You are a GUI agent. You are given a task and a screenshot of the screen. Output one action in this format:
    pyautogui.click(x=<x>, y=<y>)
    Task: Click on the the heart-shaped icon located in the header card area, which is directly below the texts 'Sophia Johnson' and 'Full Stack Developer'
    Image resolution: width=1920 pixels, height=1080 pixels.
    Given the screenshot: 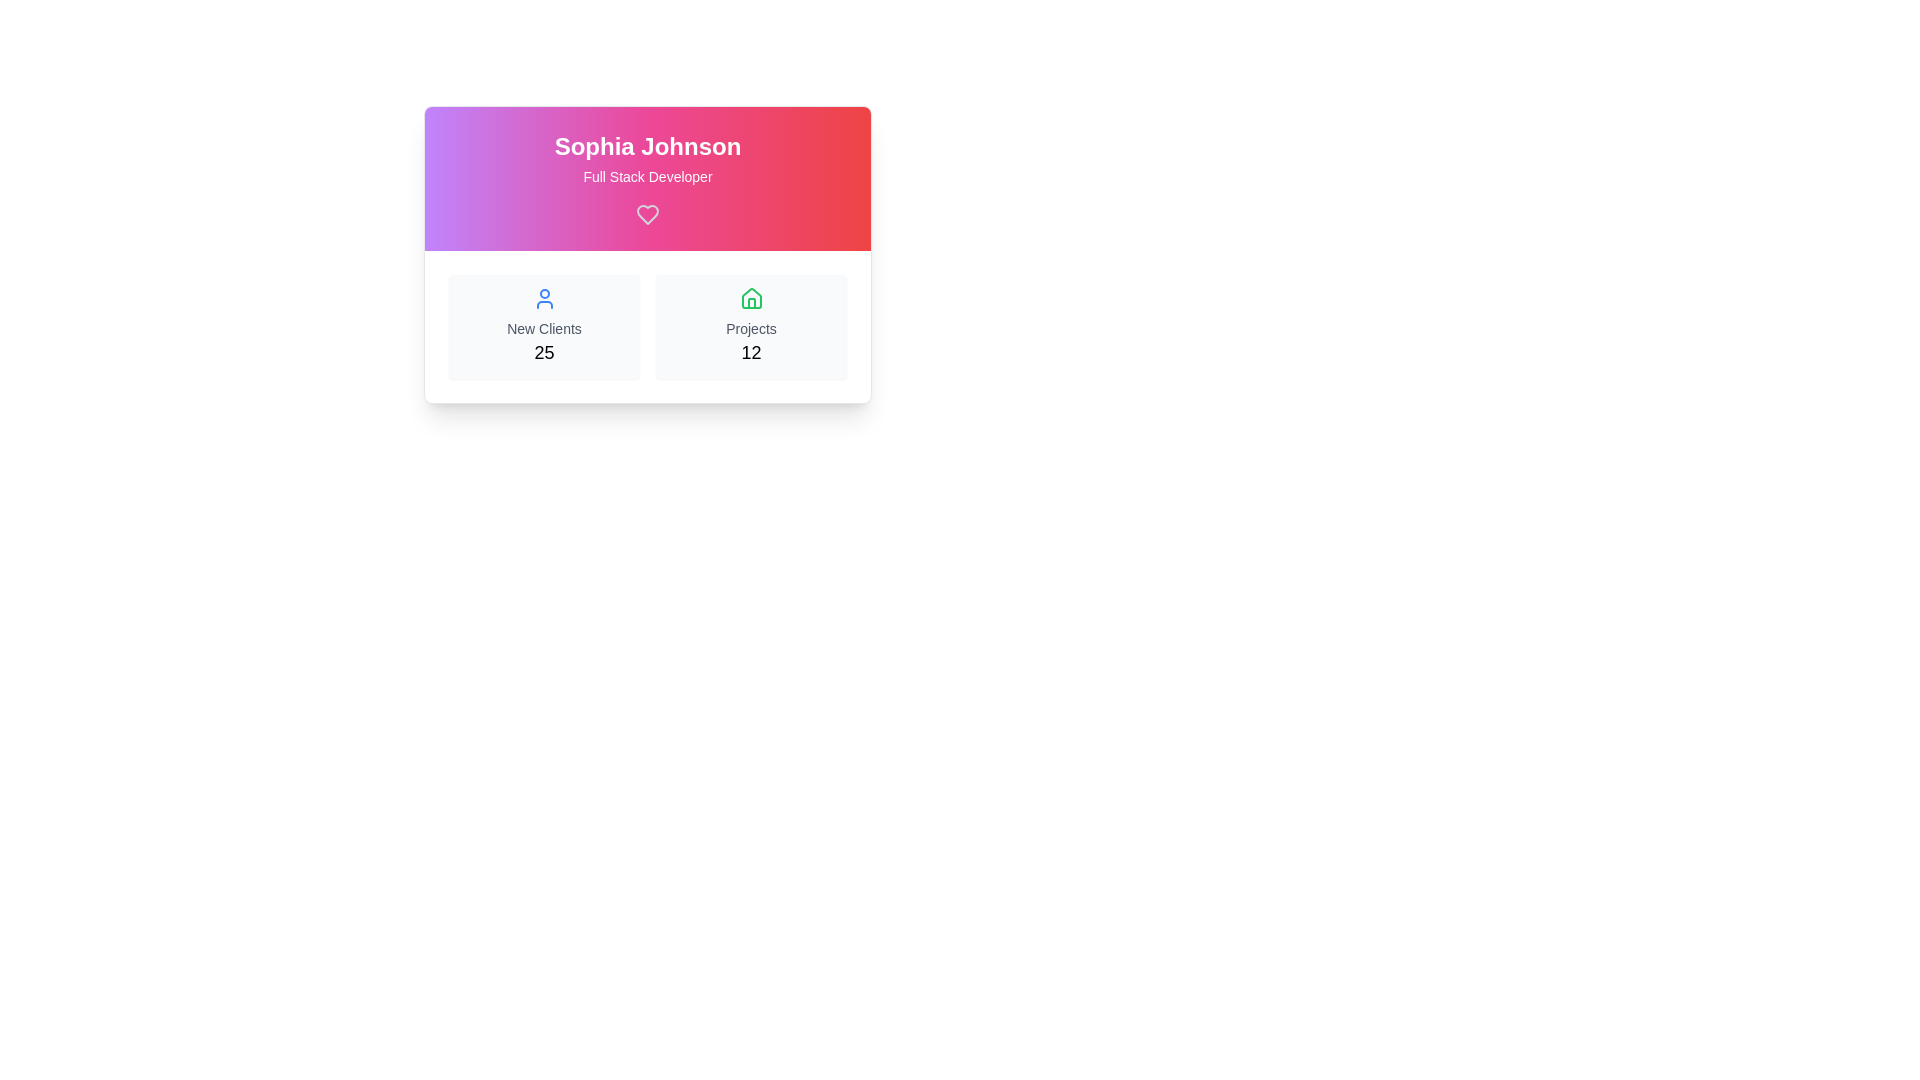 What is the action you would take?
    pyautogui.click(x=648, y=215)
    